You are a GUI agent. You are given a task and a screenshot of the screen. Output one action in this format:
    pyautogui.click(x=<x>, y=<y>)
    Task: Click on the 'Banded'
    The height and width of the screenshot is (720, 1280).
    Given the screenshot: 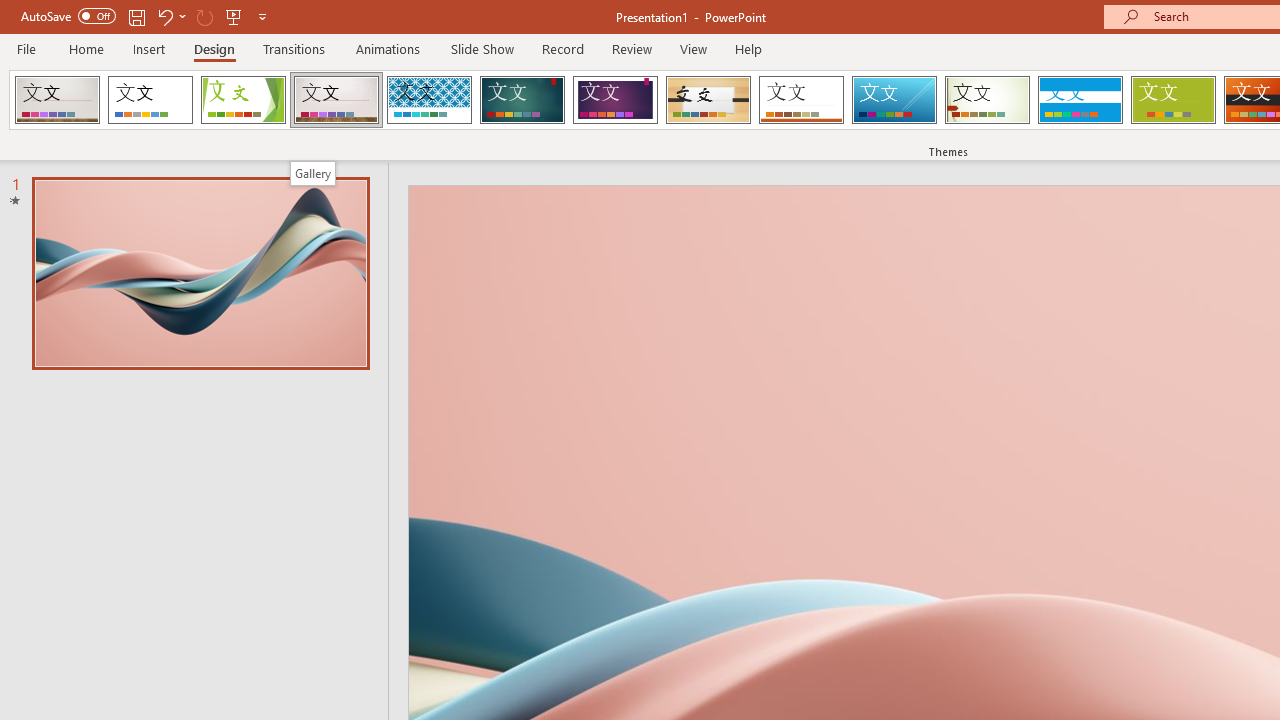 What is the action you would take?
    pyautogui.click(x=1079, y=100)
    